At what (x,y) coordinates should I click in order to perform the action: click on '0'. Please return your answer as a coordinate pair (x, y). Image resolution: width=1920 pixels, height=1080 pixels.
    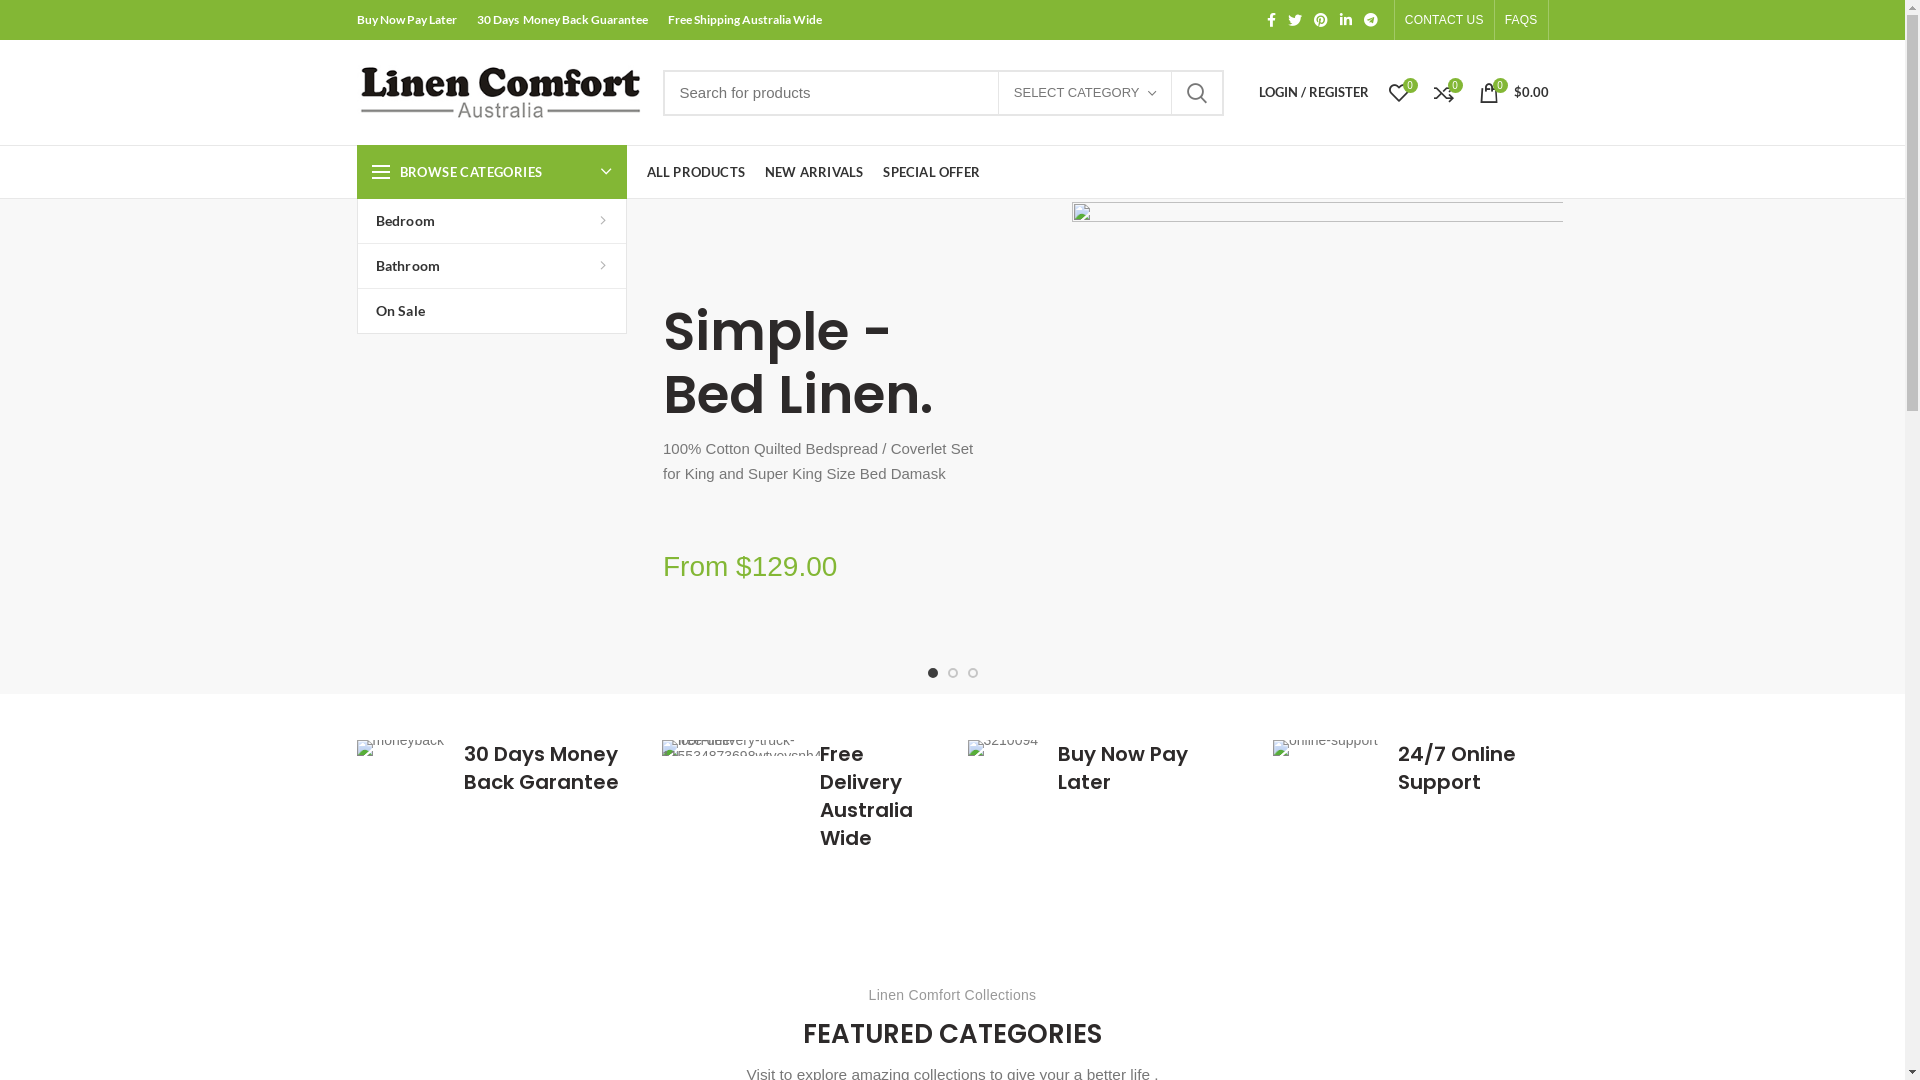
    Looking at the image, I should click on (1444, 92).